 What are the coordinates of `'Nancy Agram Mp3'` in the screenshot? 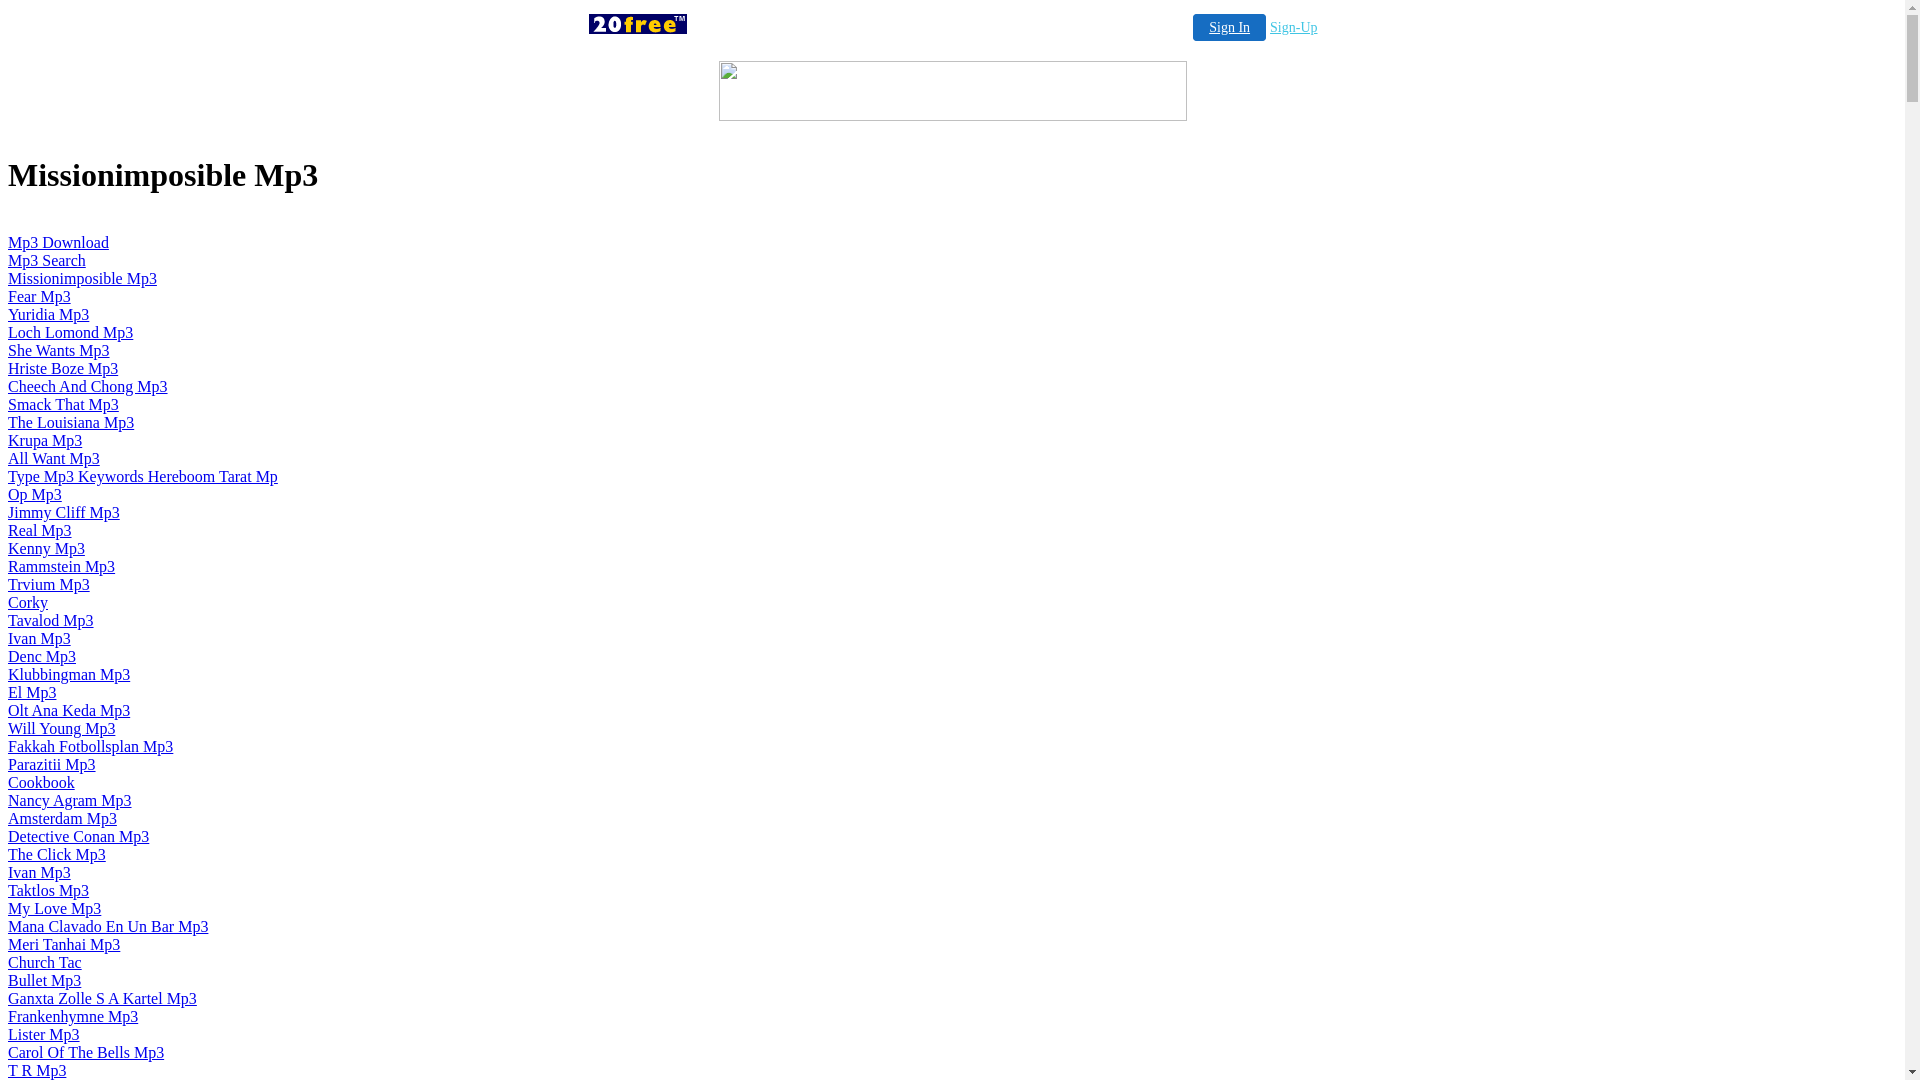 It's located at (70, 799).